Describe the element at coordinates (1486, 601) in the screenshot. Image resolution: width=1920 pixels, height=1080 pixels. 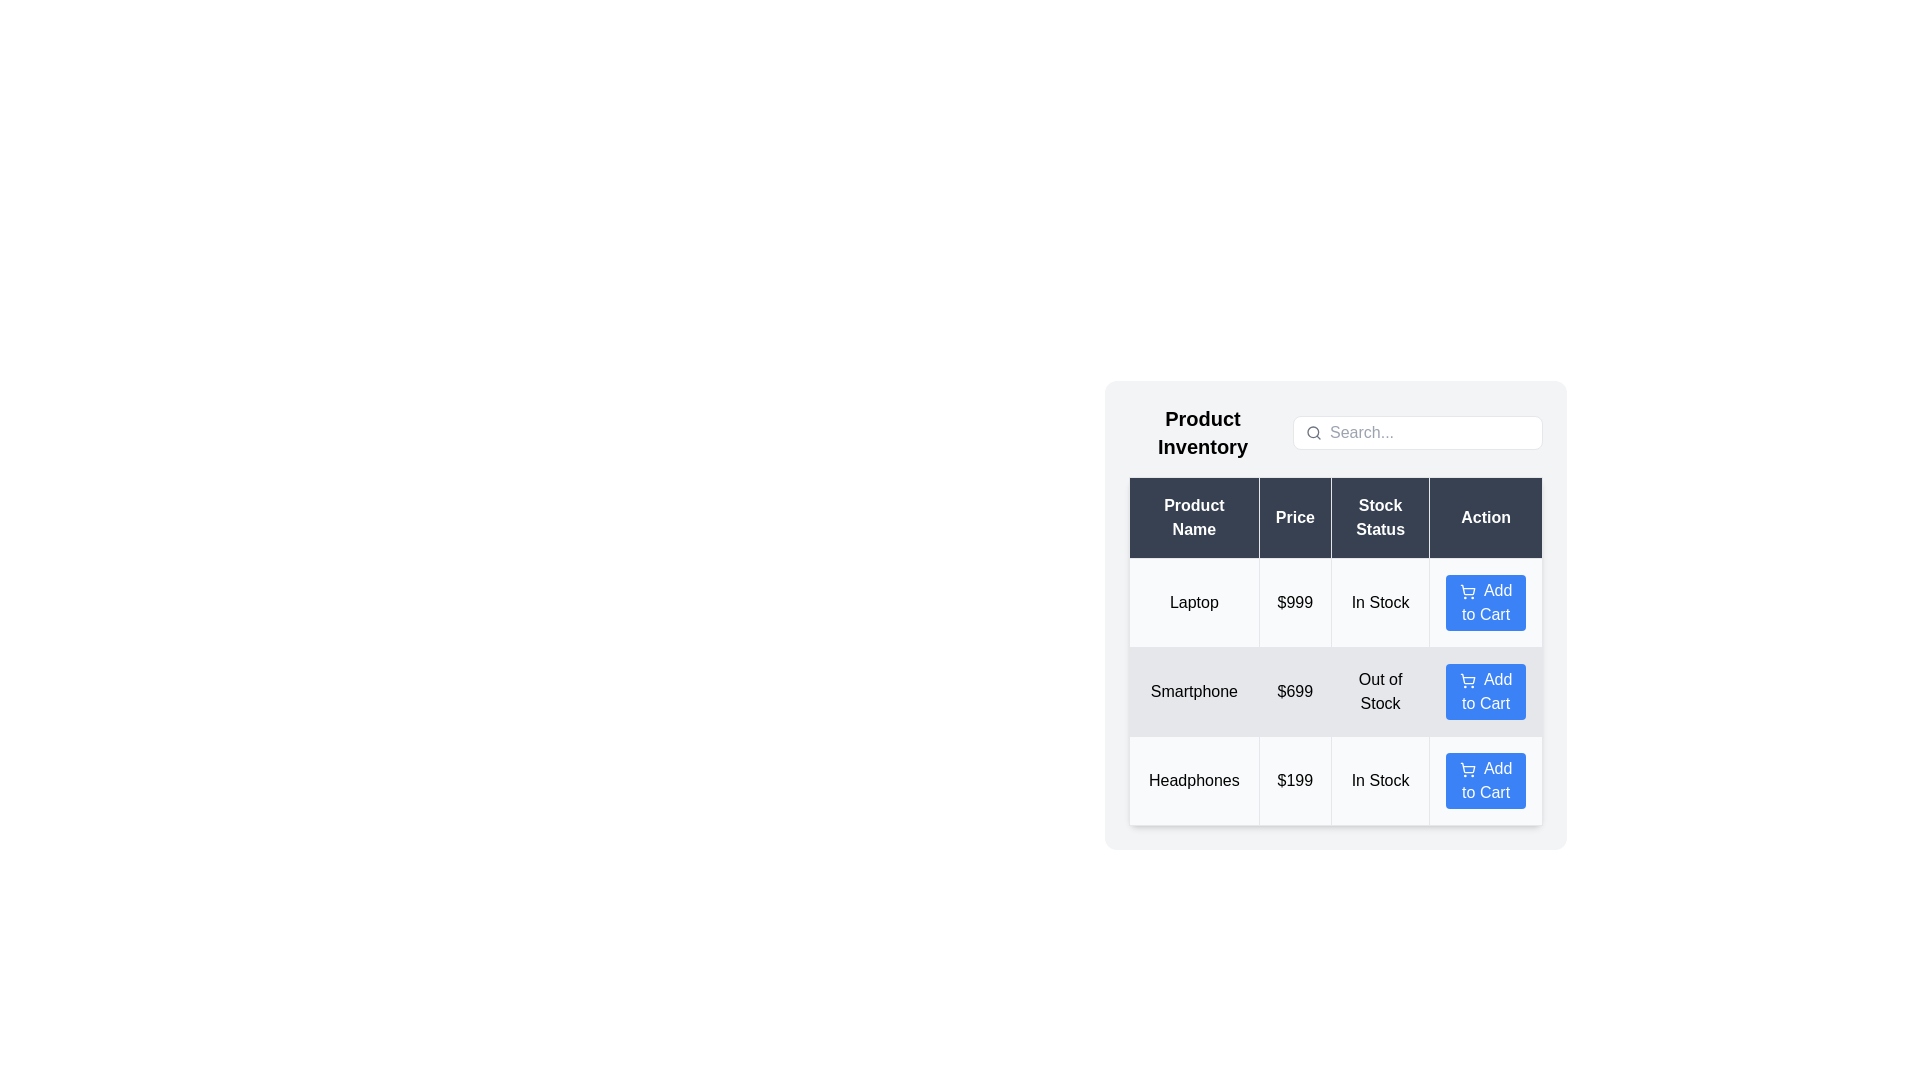
I see `'Add to Cart' button for the product named 'Laptop'` at that location.